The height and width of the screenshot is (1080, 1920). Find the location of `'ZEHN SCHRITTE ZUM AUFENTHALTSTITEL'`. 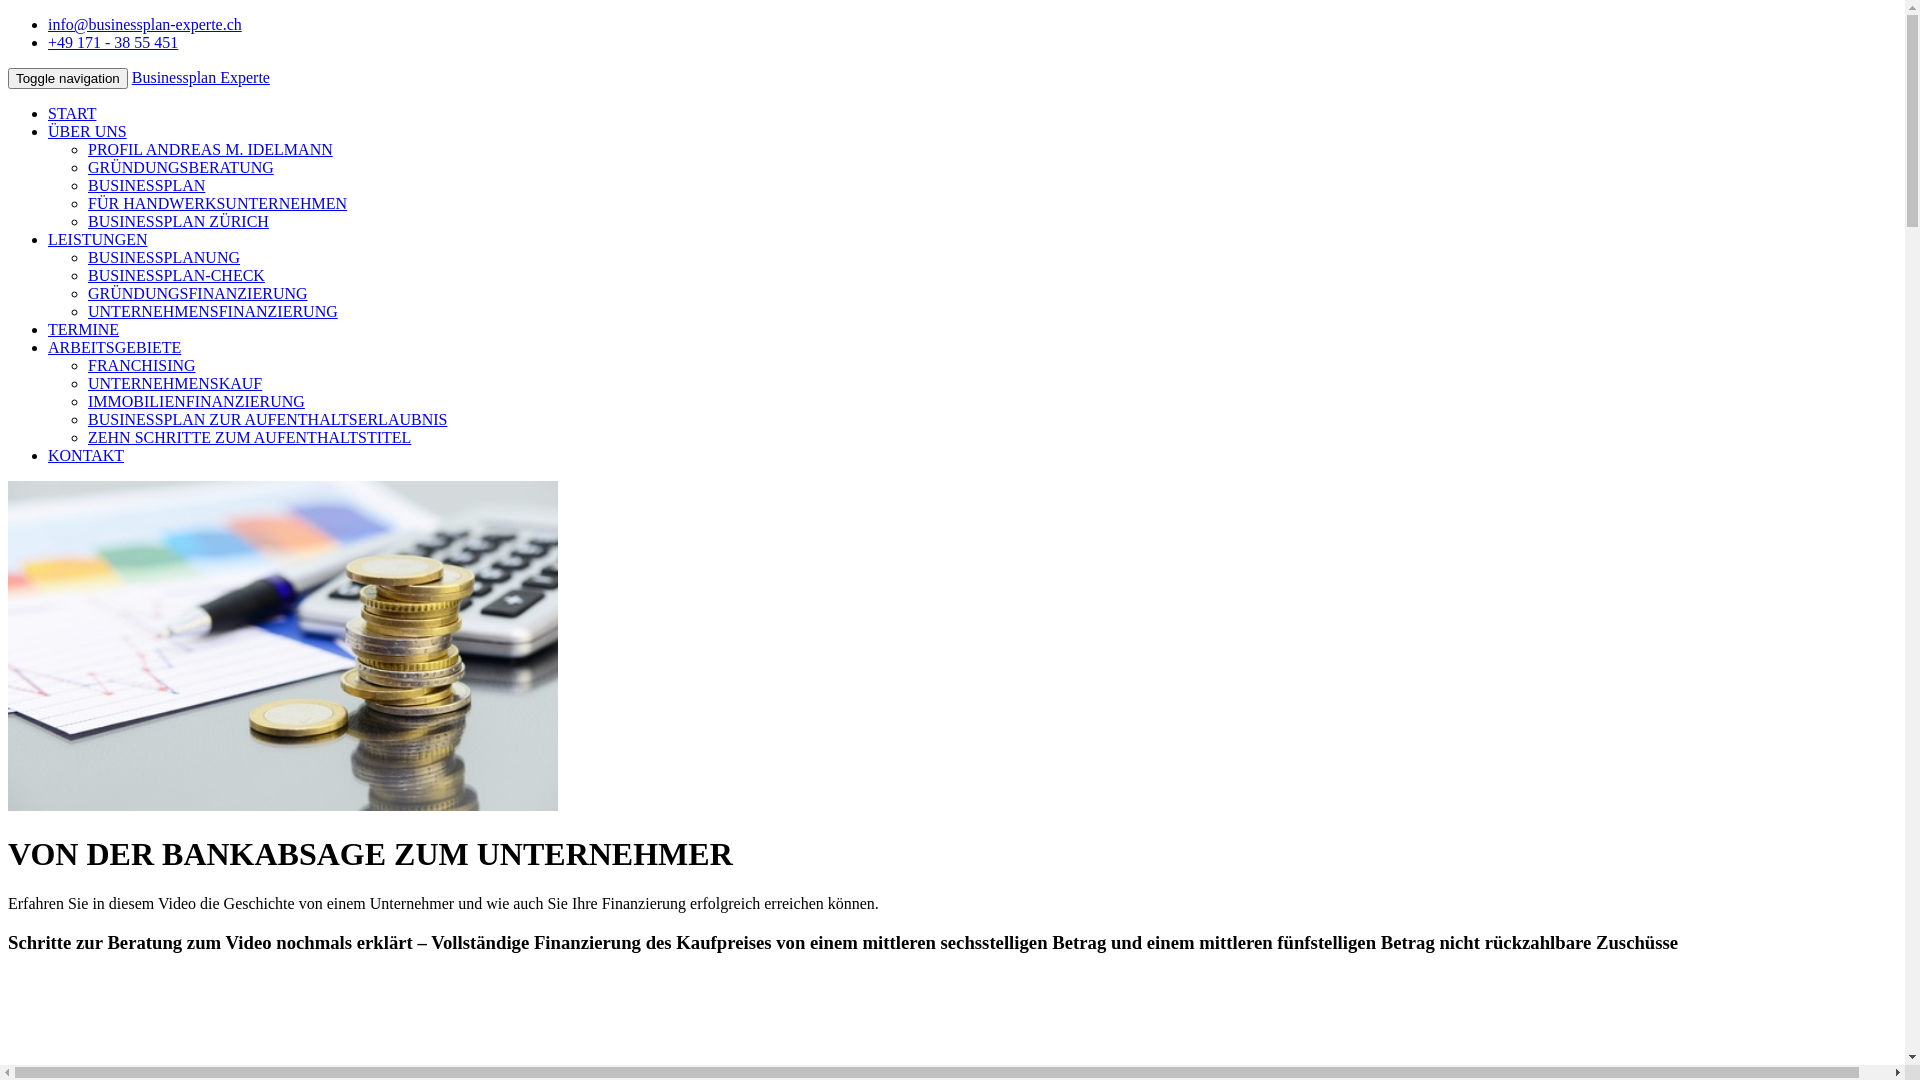

'ZEHN SCHRITTE ZUM AUFENTHALTSTITEL' is located at coordinates (248, 436).